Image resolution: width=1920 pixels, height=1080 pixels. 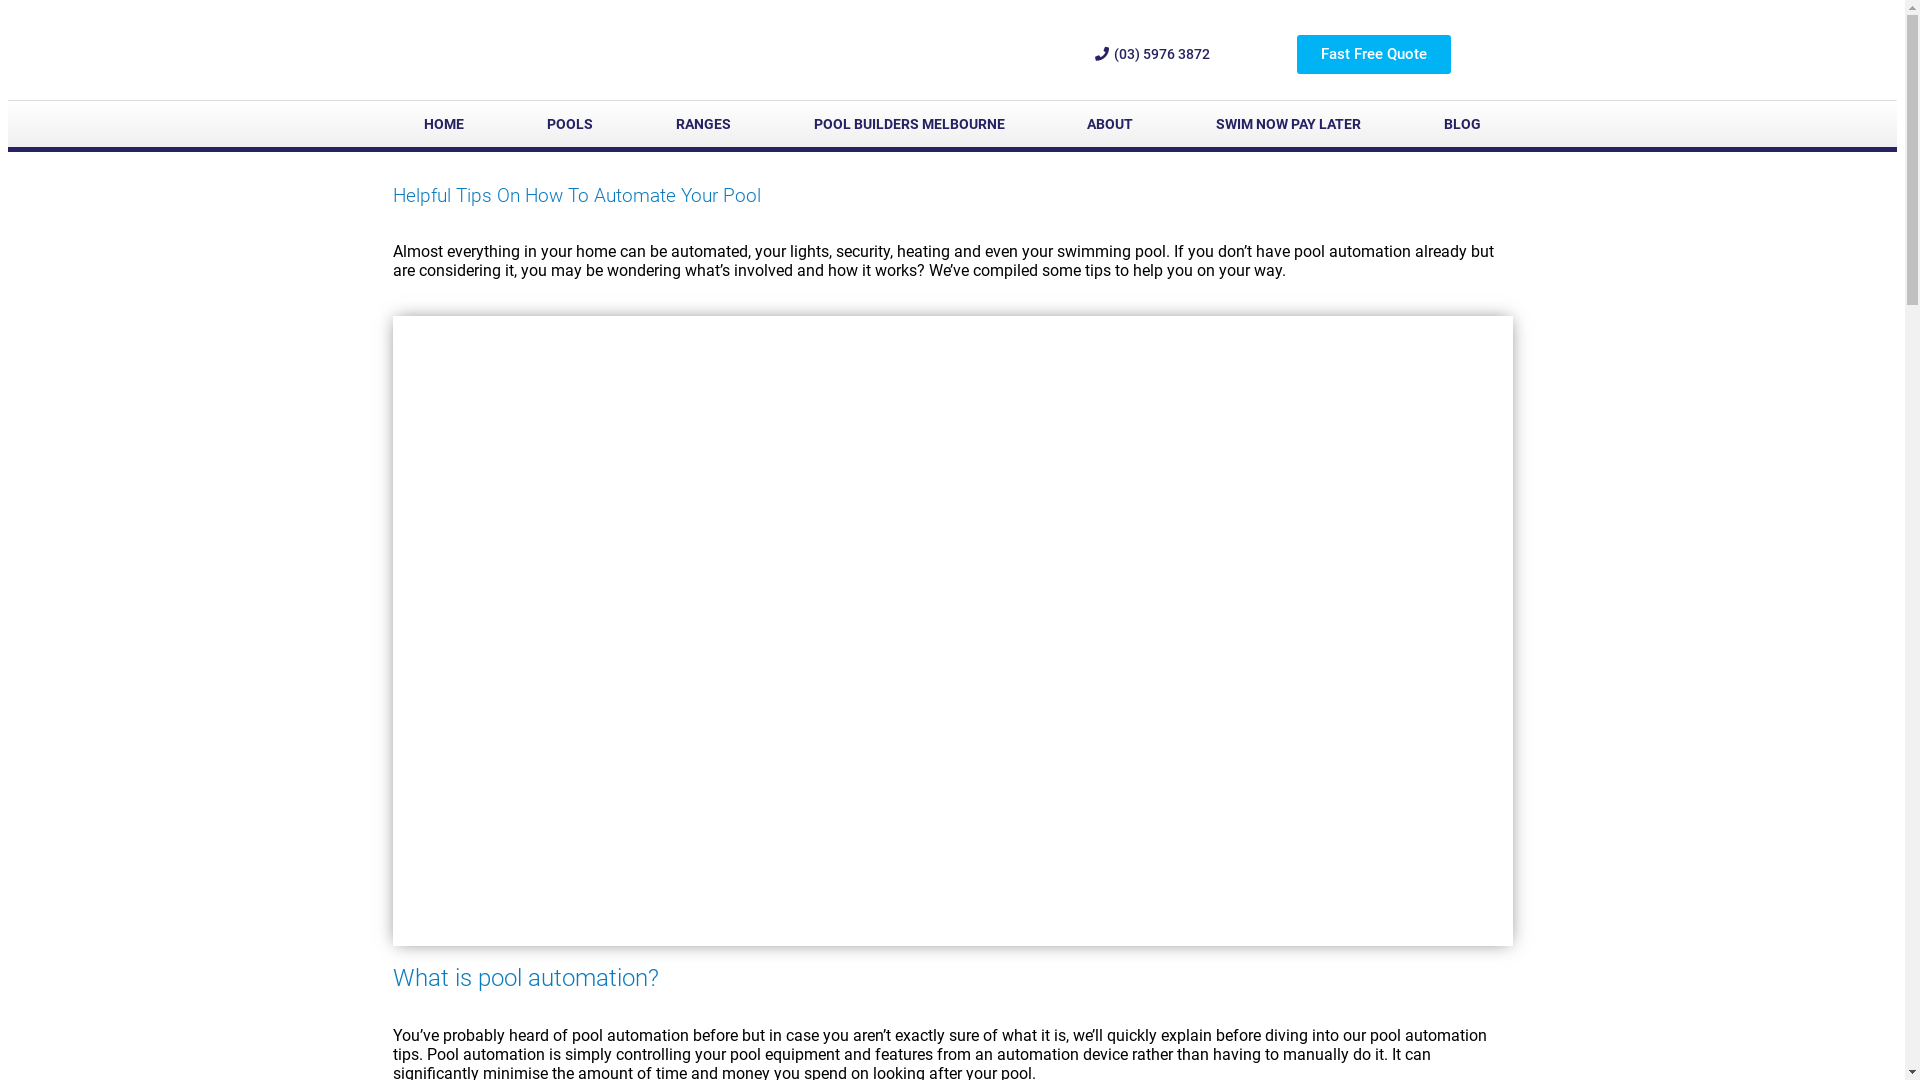 What do you see at coordinates (1372, 53) in the screenshot?
I see `'Fast Free Quote'` at bounding box center [1372, 53].